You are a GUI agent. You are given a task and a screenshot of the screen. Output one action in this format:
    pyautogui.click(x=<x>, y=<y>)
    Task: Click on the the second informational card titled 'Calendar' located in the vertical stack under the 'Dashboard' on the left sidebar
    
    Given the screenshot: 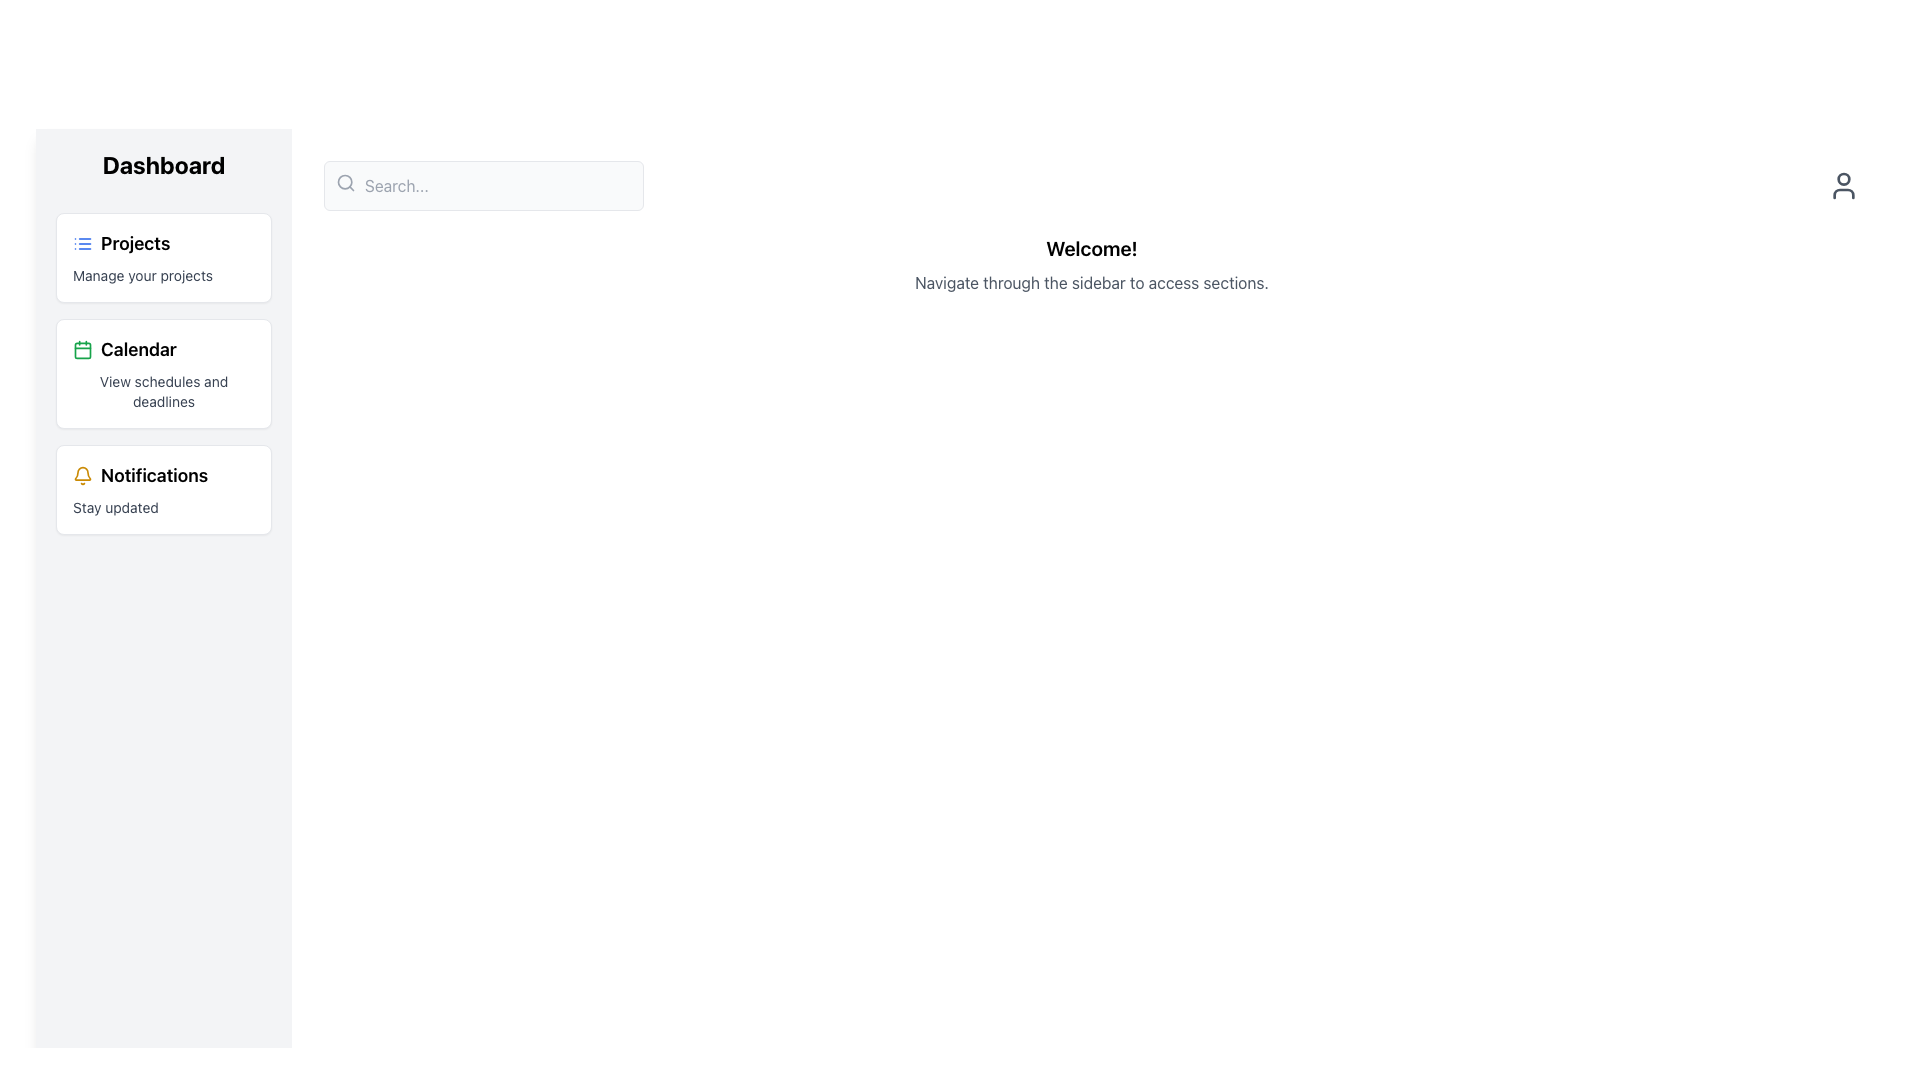 What is the action you would take?
    pyautogui.click(x=163, y=374)
    